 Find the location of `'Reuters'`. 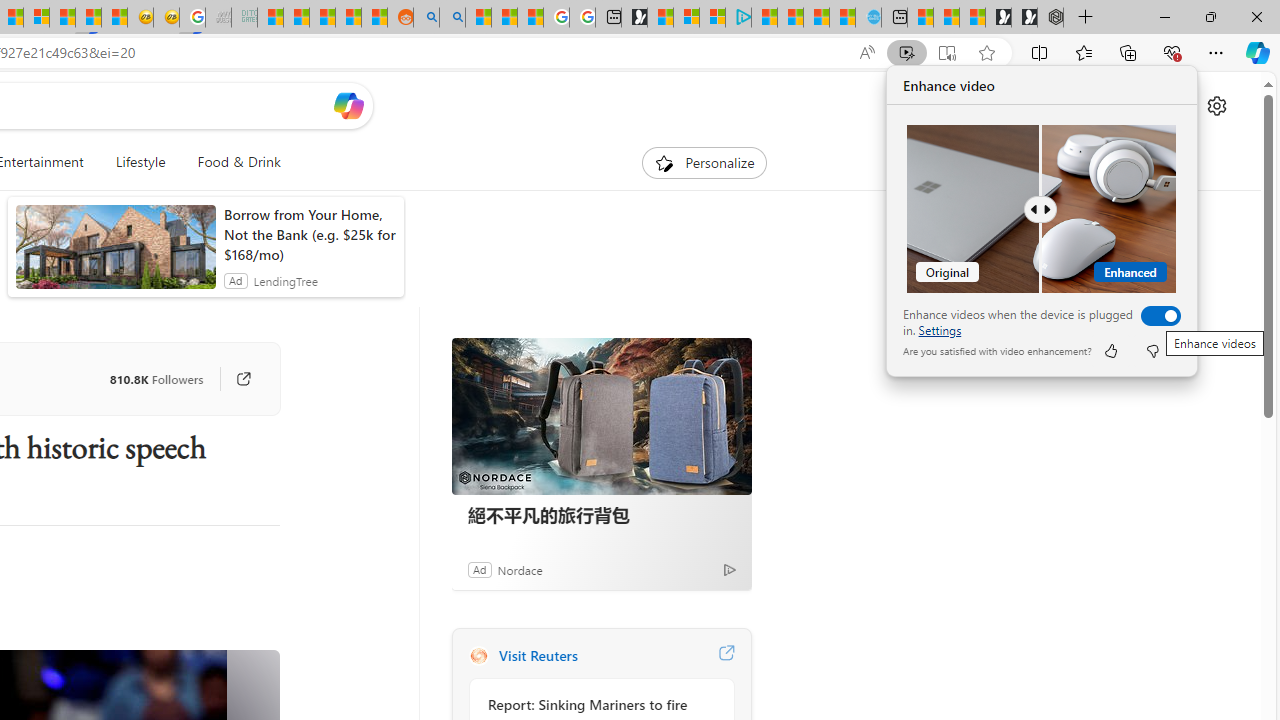

'Reuters' is located at coordinates (477, 655).